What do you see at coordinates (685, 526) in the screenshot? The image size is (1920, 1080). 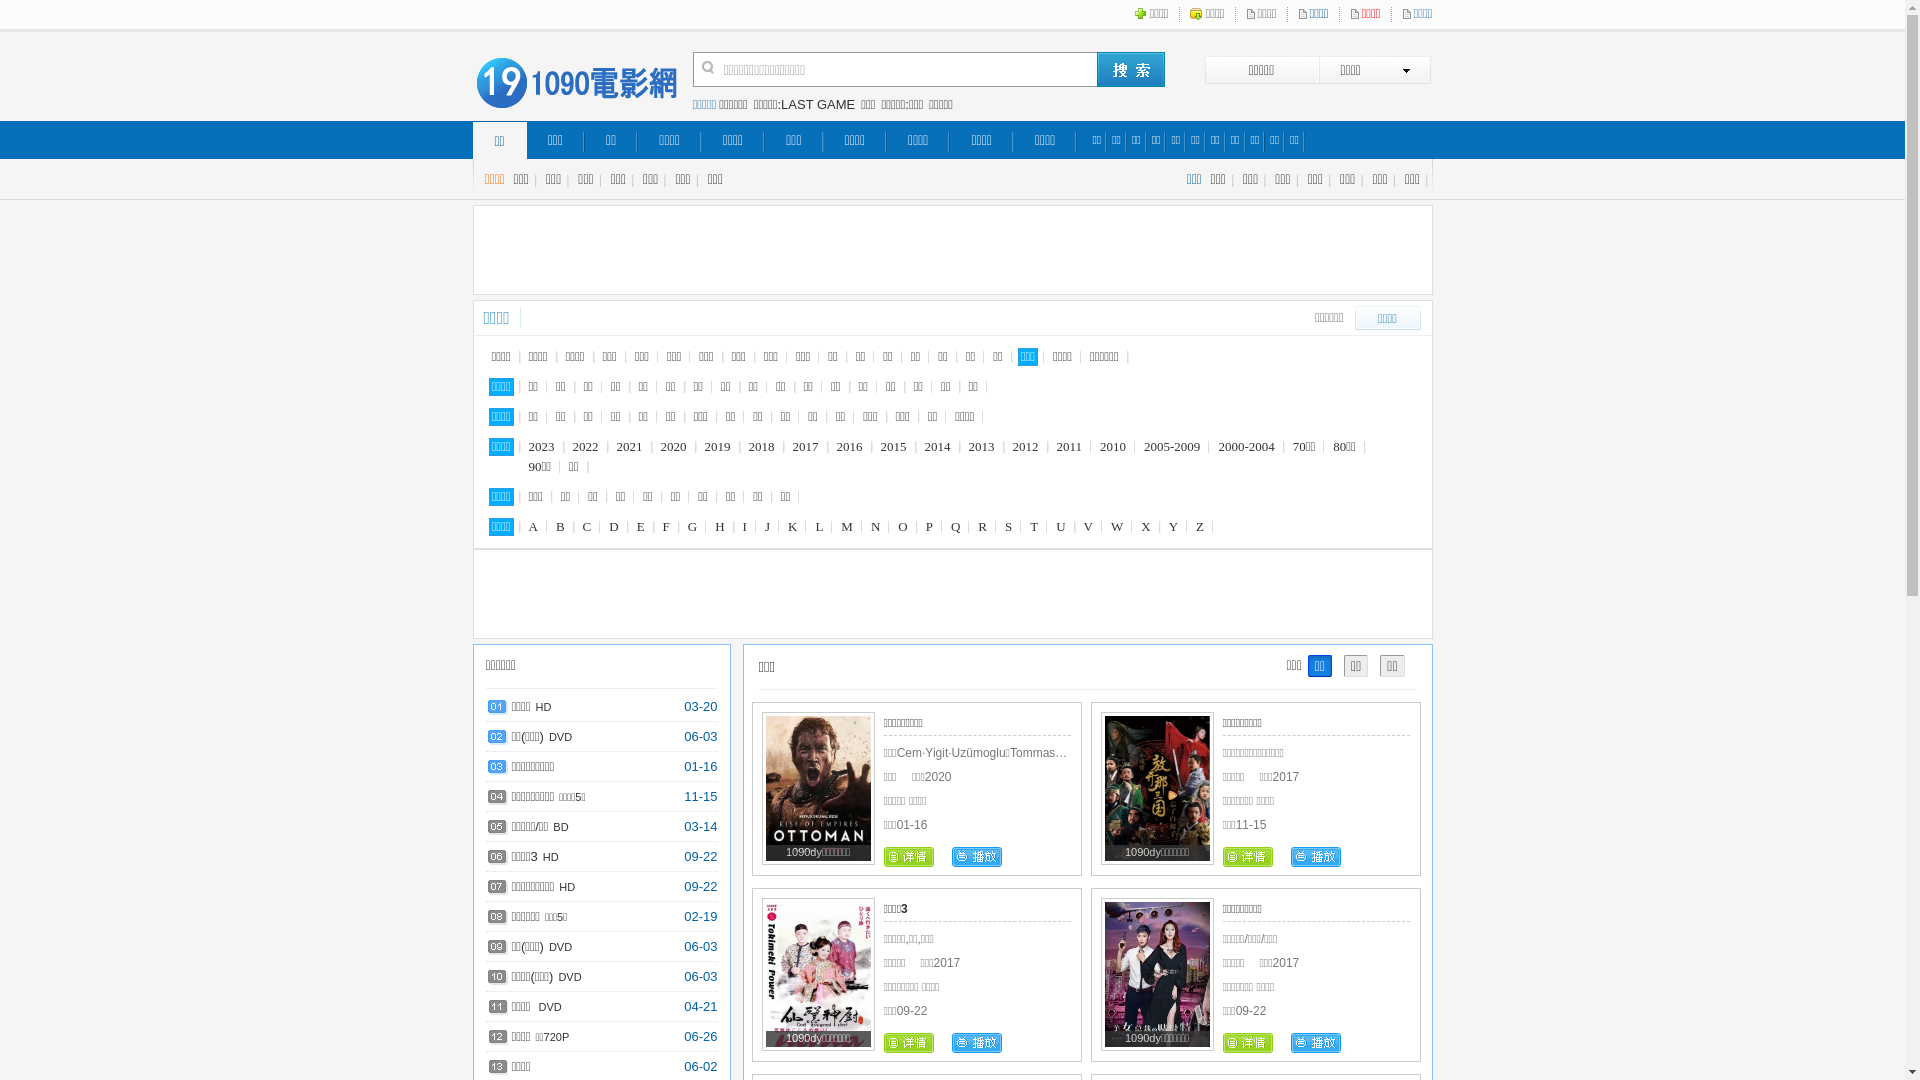 I see `'G'` at bounding box center [685, 526].